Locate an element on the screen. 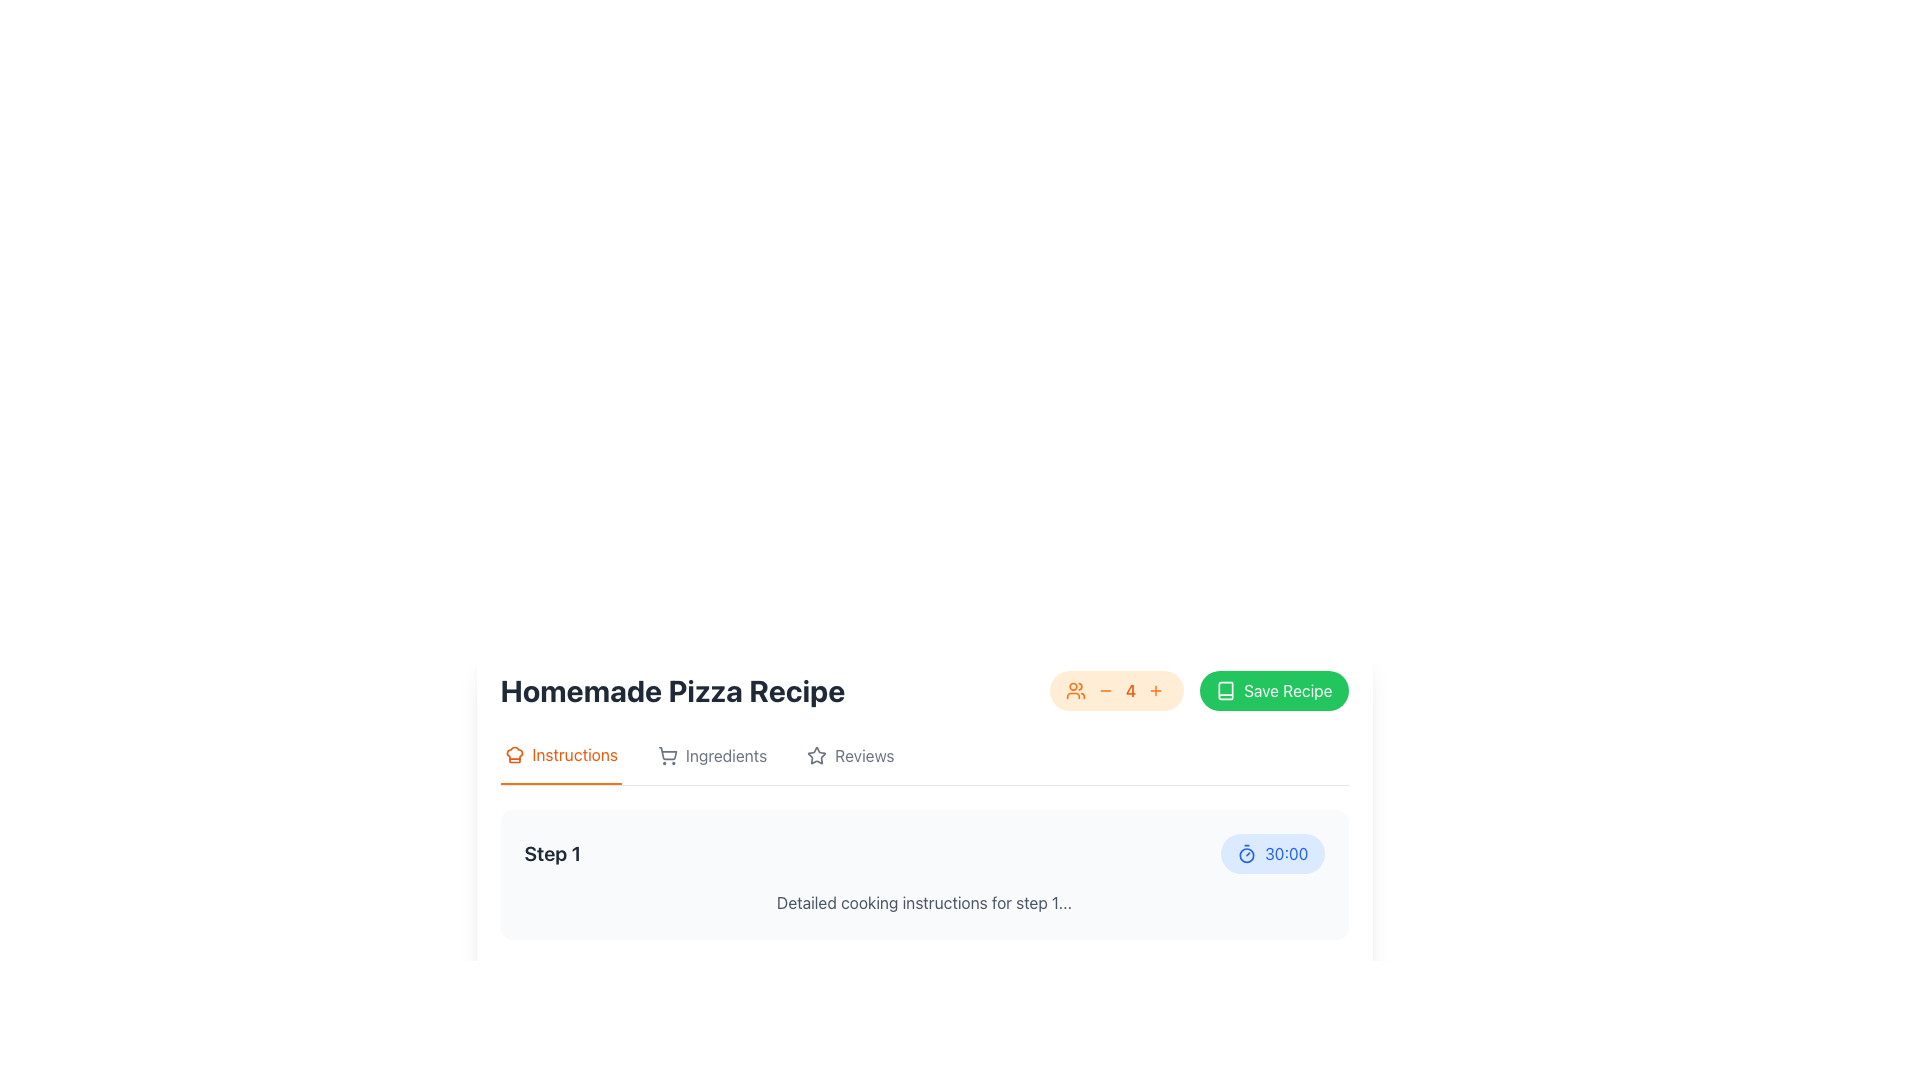 The width and height of the screenshot is (1920, 1080). the shopping cart icon located in the horizontal navigation bar under 'Homemade Pizza Recipe', which represents the ingredients section is located at coordinates (667, 756).